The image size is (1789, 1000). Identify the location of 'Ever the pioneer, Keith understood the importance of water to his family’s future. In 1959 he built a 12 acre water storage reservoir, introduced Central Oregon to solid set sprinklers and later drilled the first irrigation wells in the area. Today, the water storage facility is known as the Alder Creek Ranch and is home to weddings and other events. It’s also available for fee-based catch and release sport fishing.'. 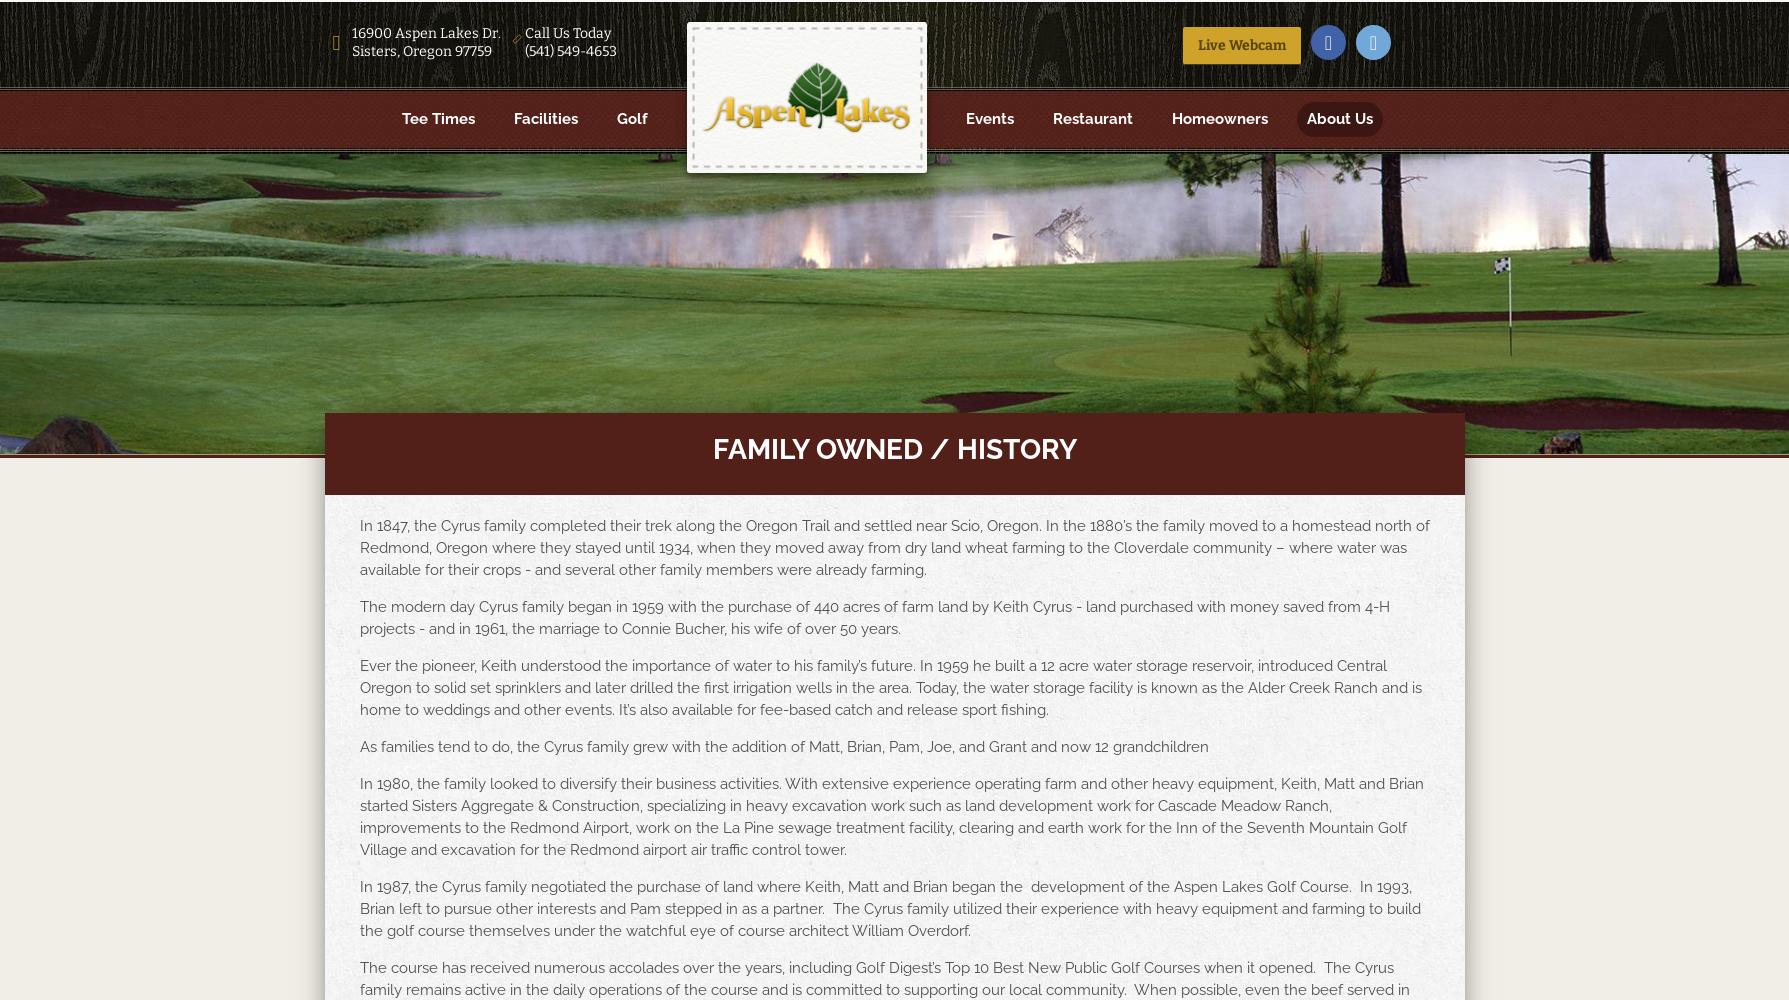
(358, 688).